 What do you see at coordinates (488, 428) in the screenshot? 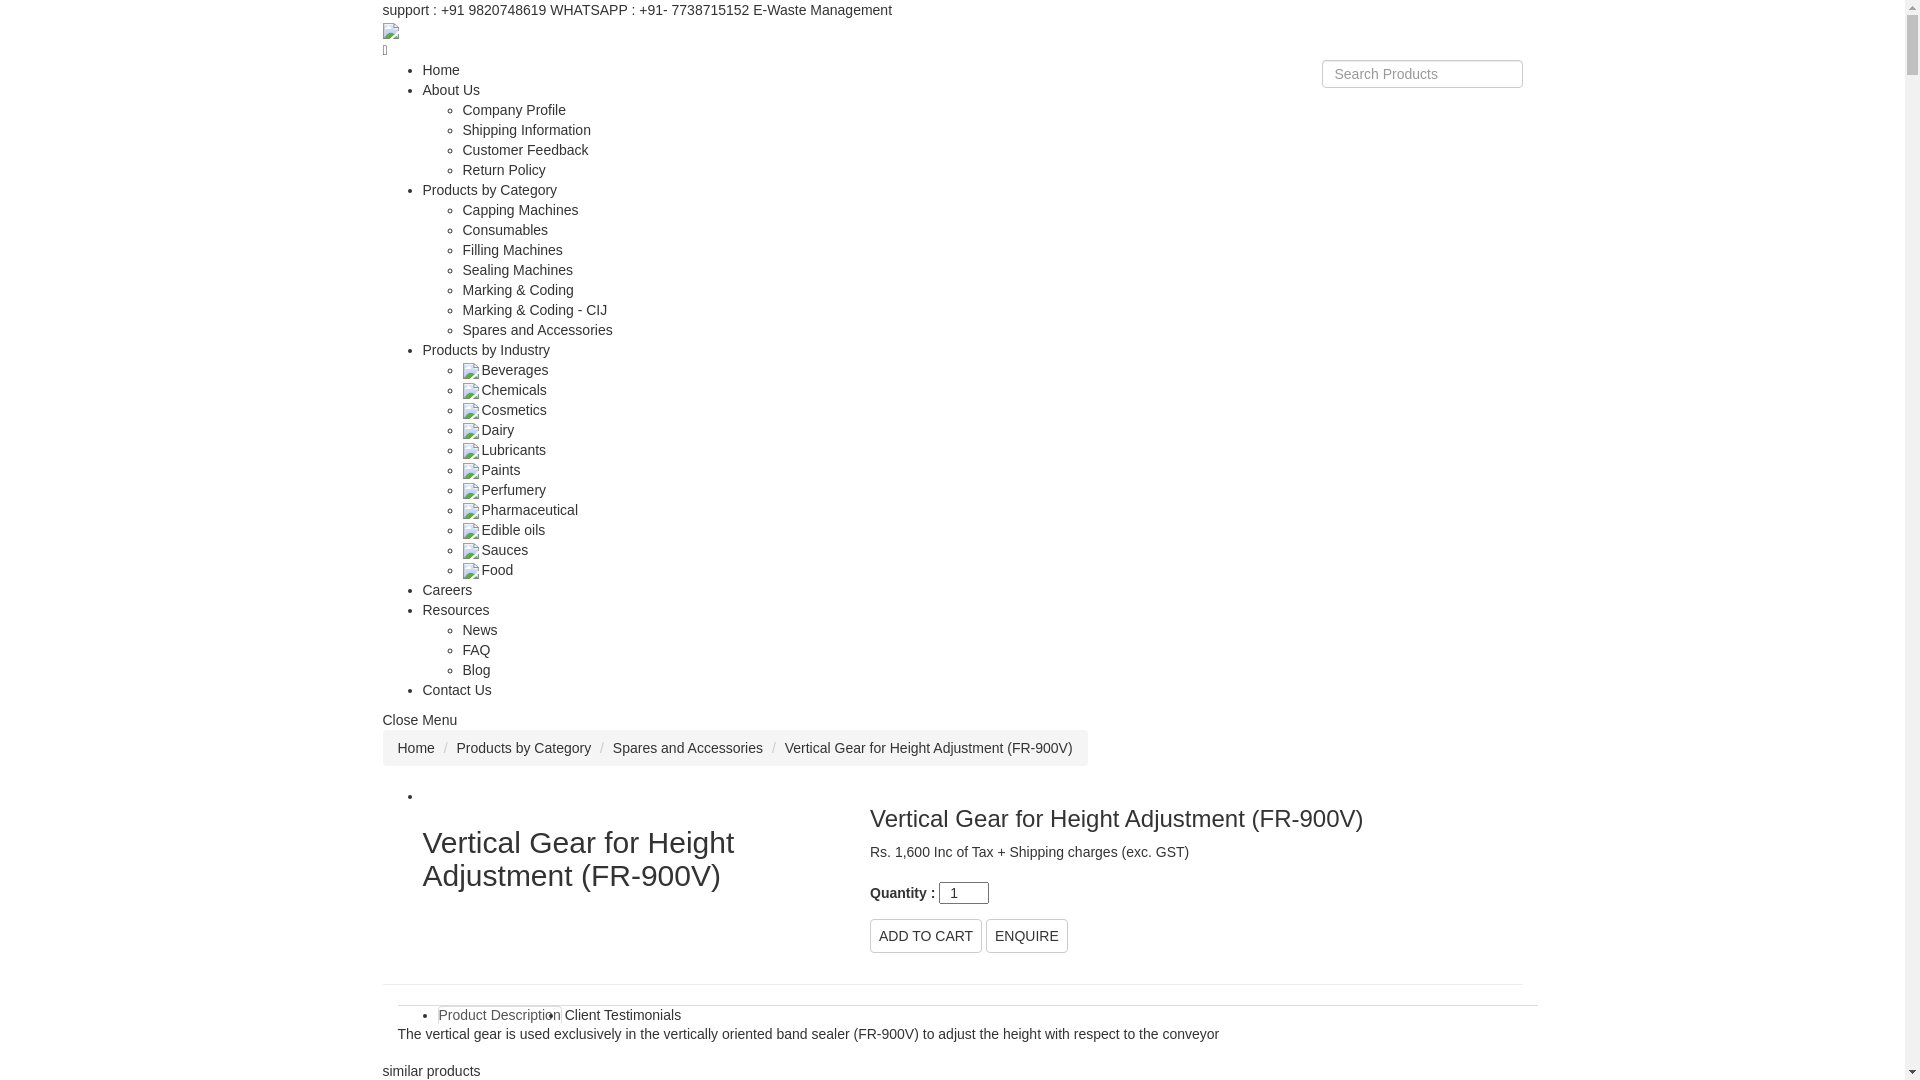
I see `'Dairy'` at bounding box center [488, 428].